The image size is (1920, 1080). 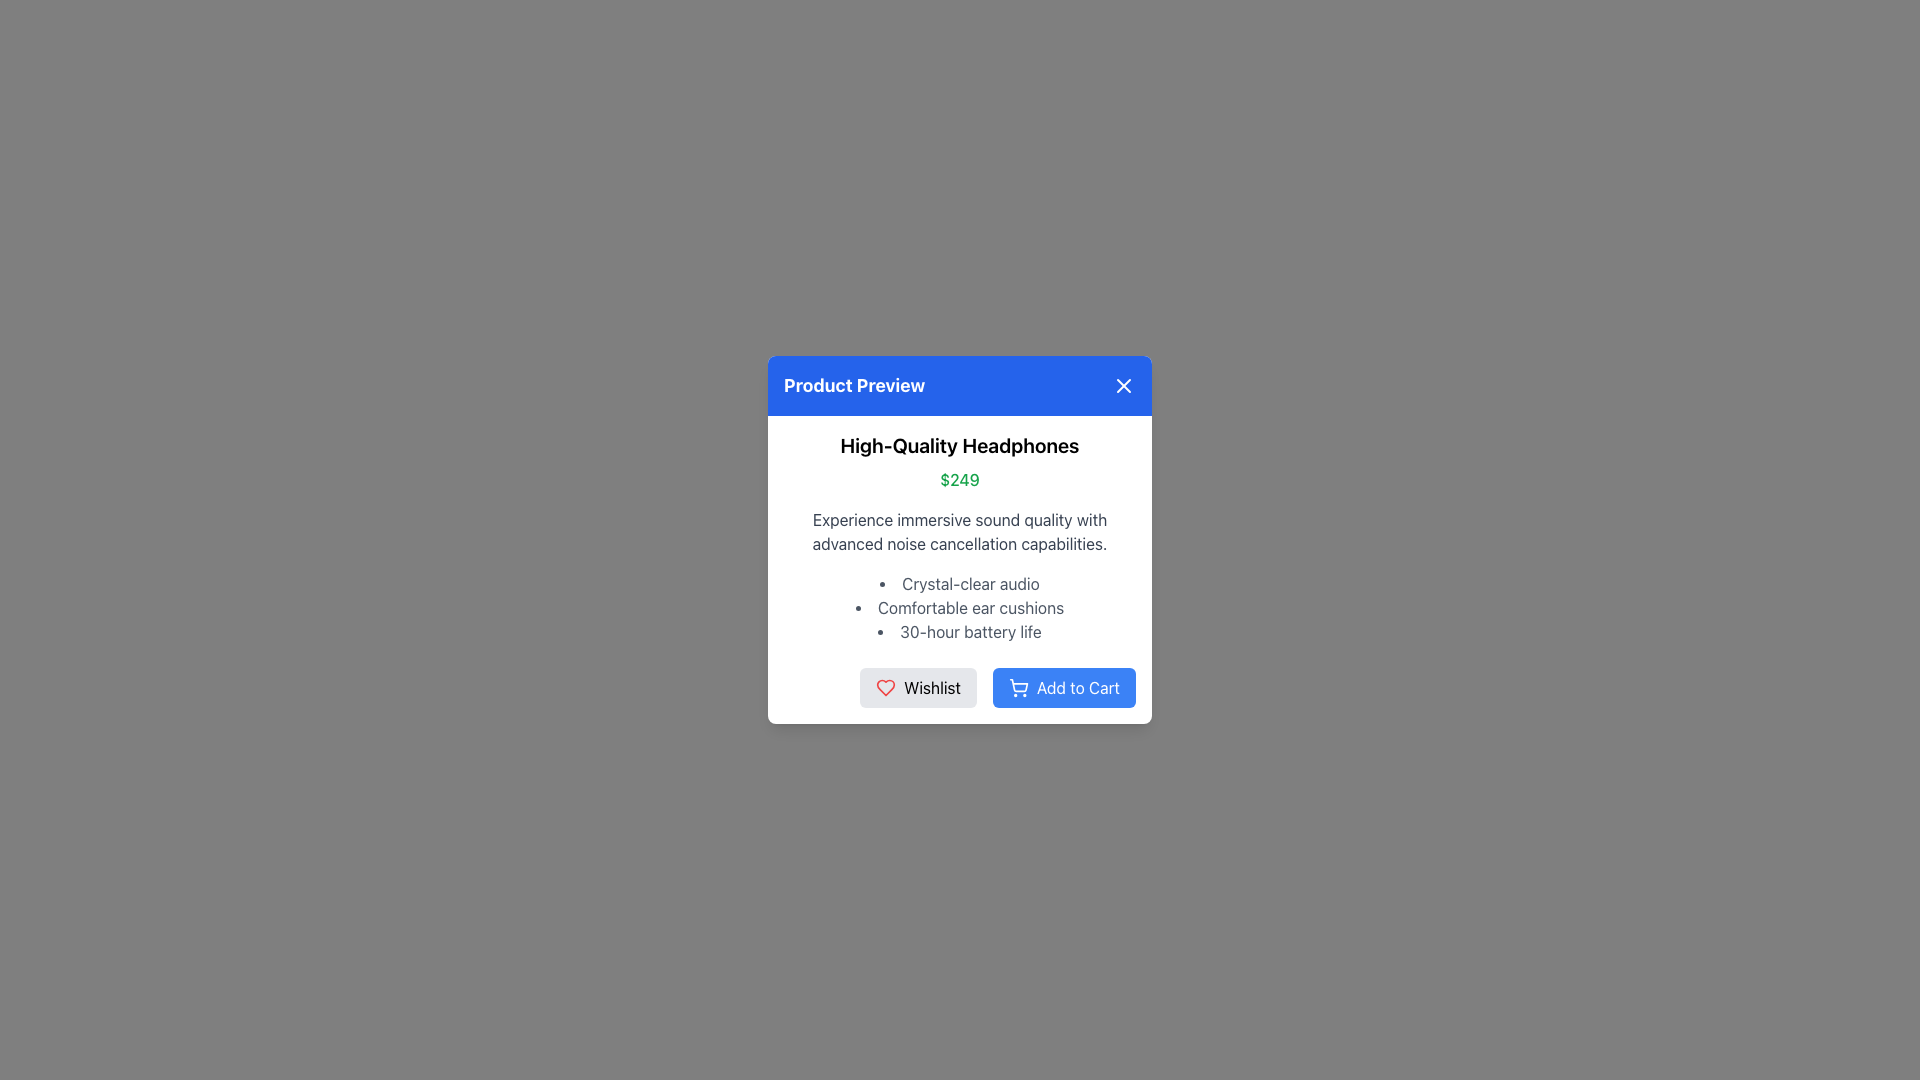 What do you see at coordinates (1018, 686) in the screenshot?
I see `the blue shopping cart icon located within the 'Add to Cart' button, which is positioned to the left of the label text 'Add to Cart'` at bounding box center [1018, 686].